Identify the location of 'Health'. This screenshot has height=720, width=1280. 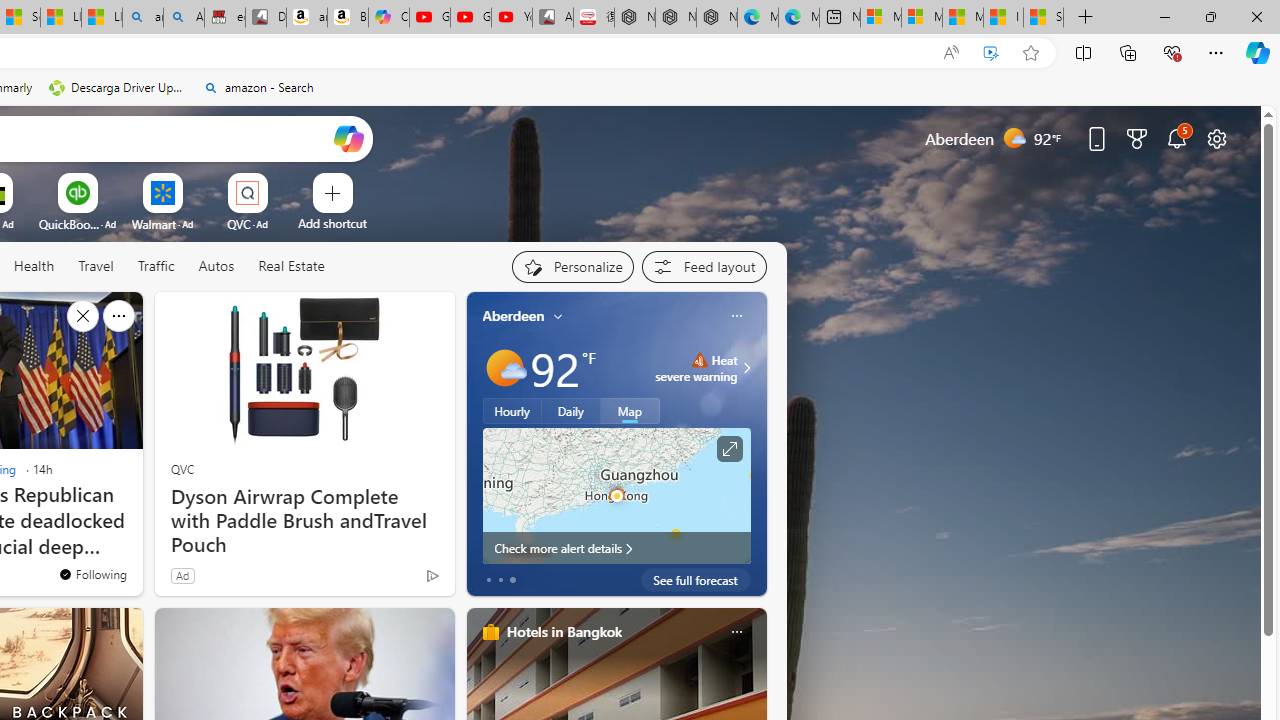
(34, 265).